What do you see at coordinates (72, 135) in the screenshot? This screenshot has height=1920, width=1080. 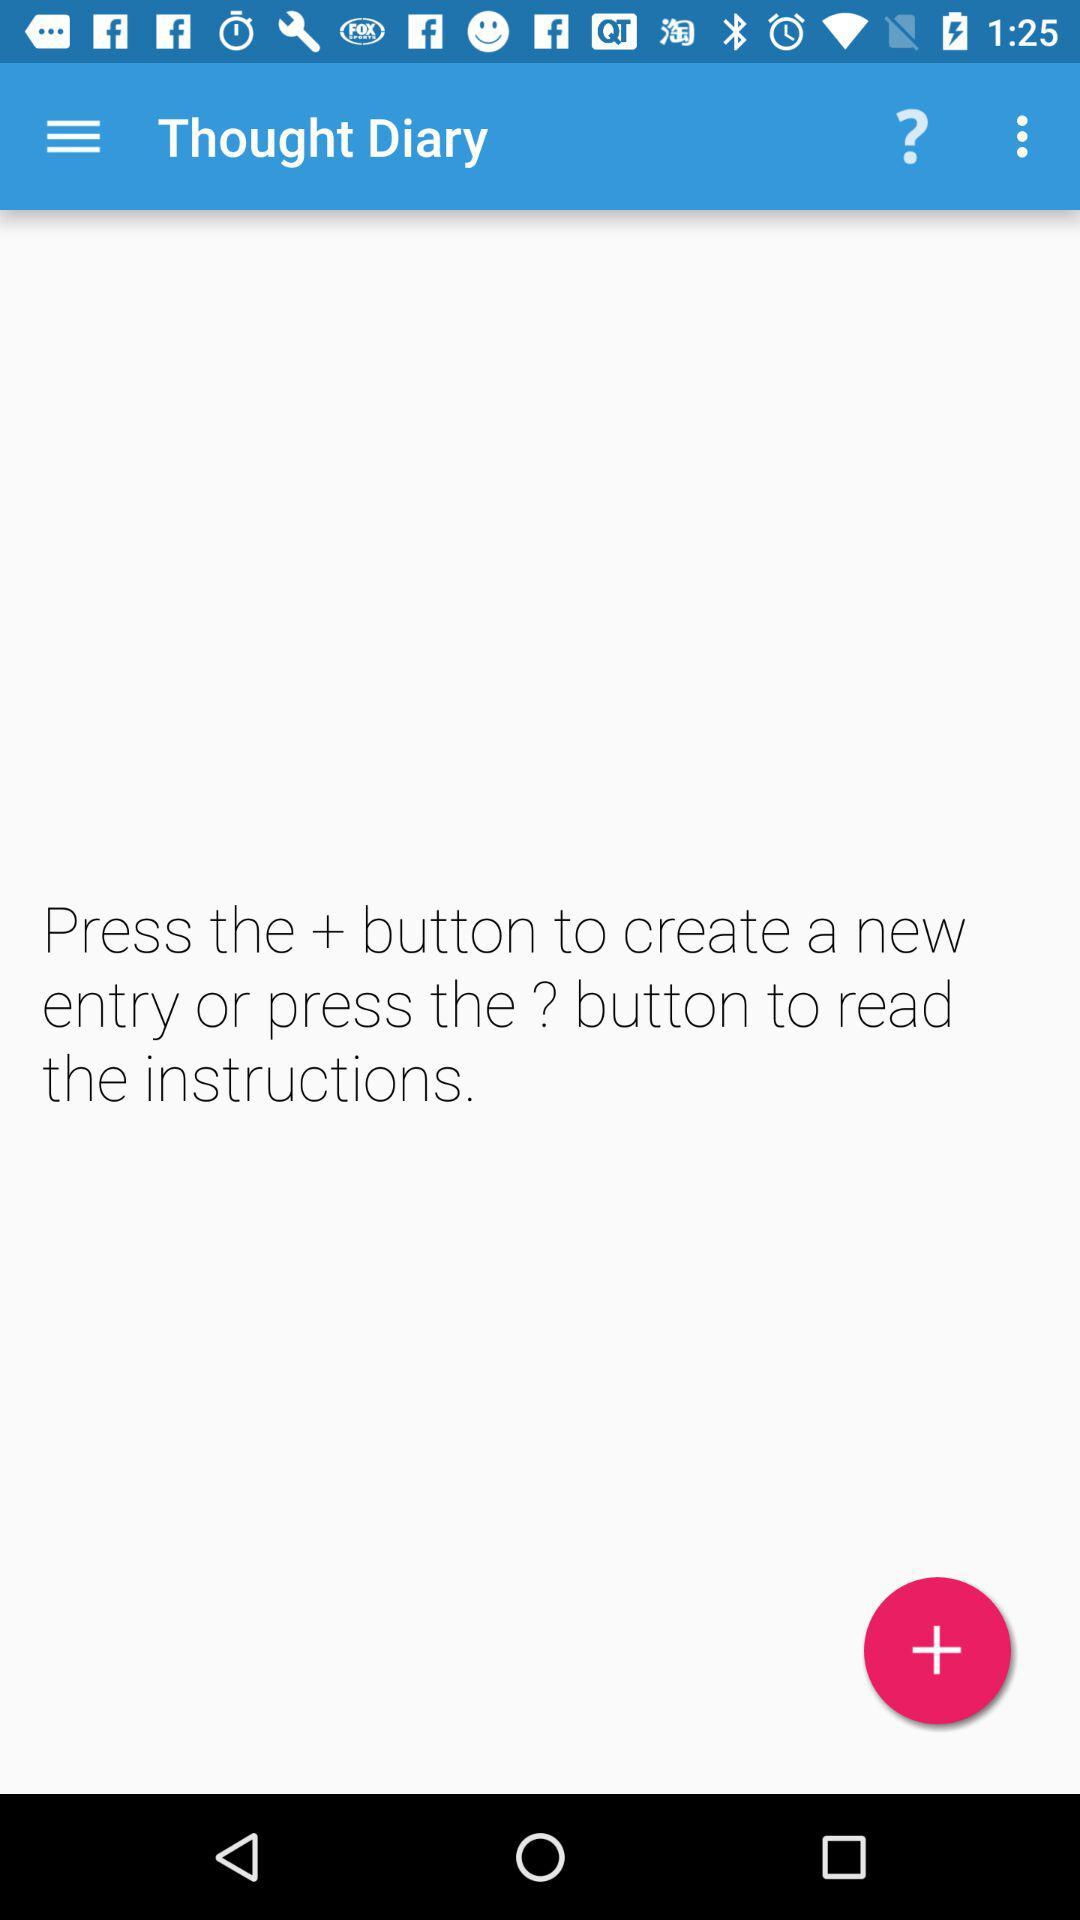 I see `the item next to the thought diary item` at bounding box center [72, 135].